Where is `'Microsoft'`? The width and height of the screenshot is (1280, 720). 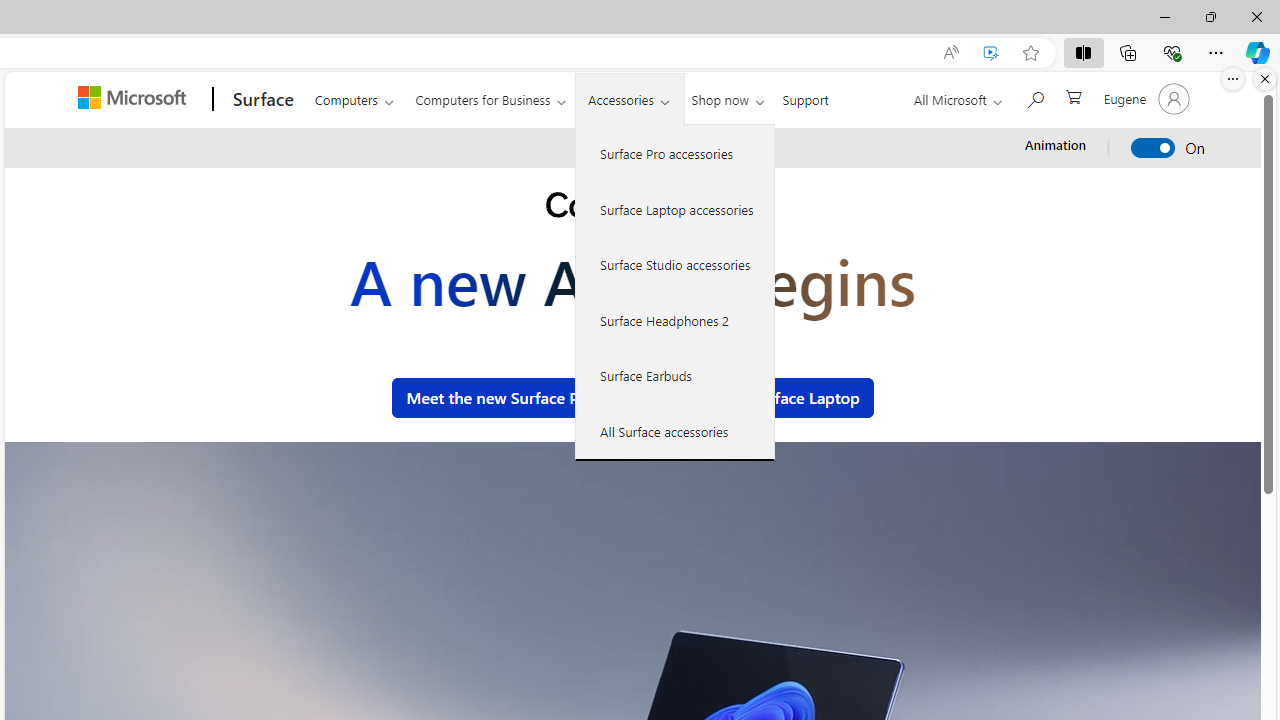
'Microsoft' is located at coordinates (134, 99).